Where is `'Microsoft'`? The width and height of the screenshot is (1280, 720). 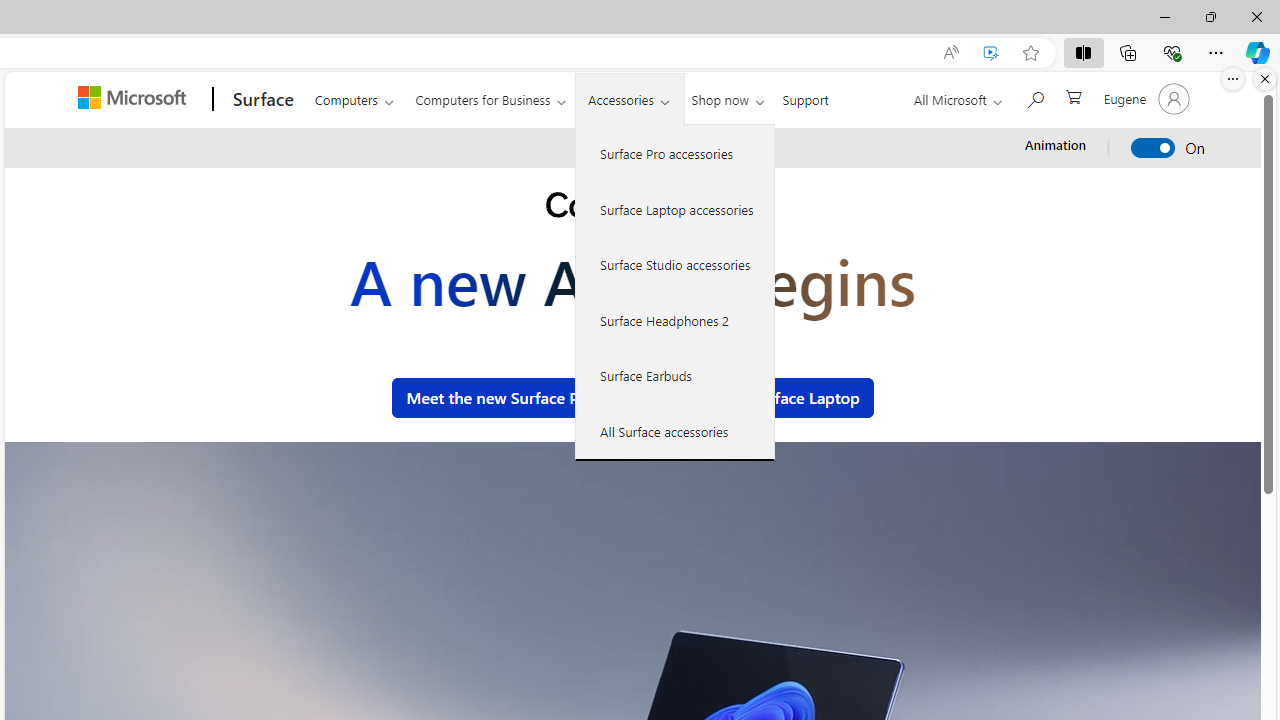
'Microsoft' is located at coordinates (134, 99).